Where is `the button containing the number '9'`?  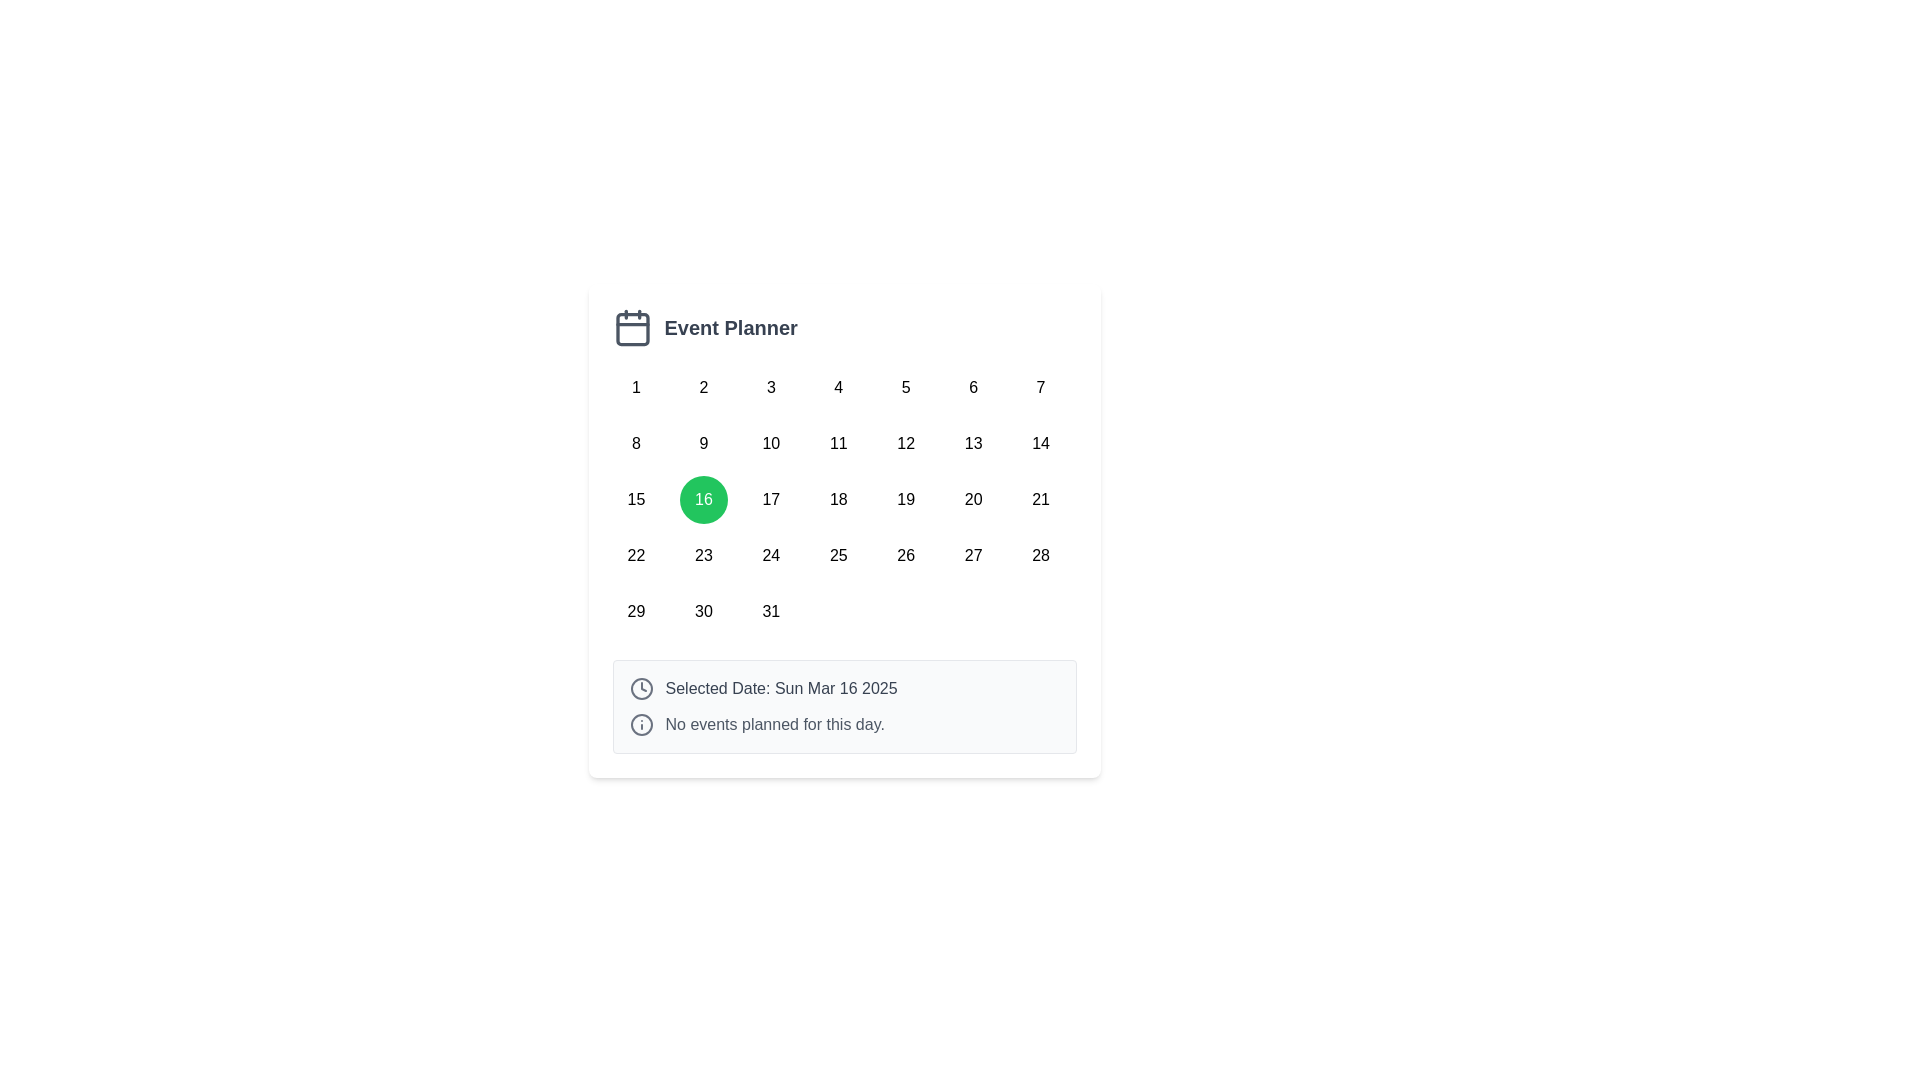 the button containing the number '9' is located at coordinates (703, 442).